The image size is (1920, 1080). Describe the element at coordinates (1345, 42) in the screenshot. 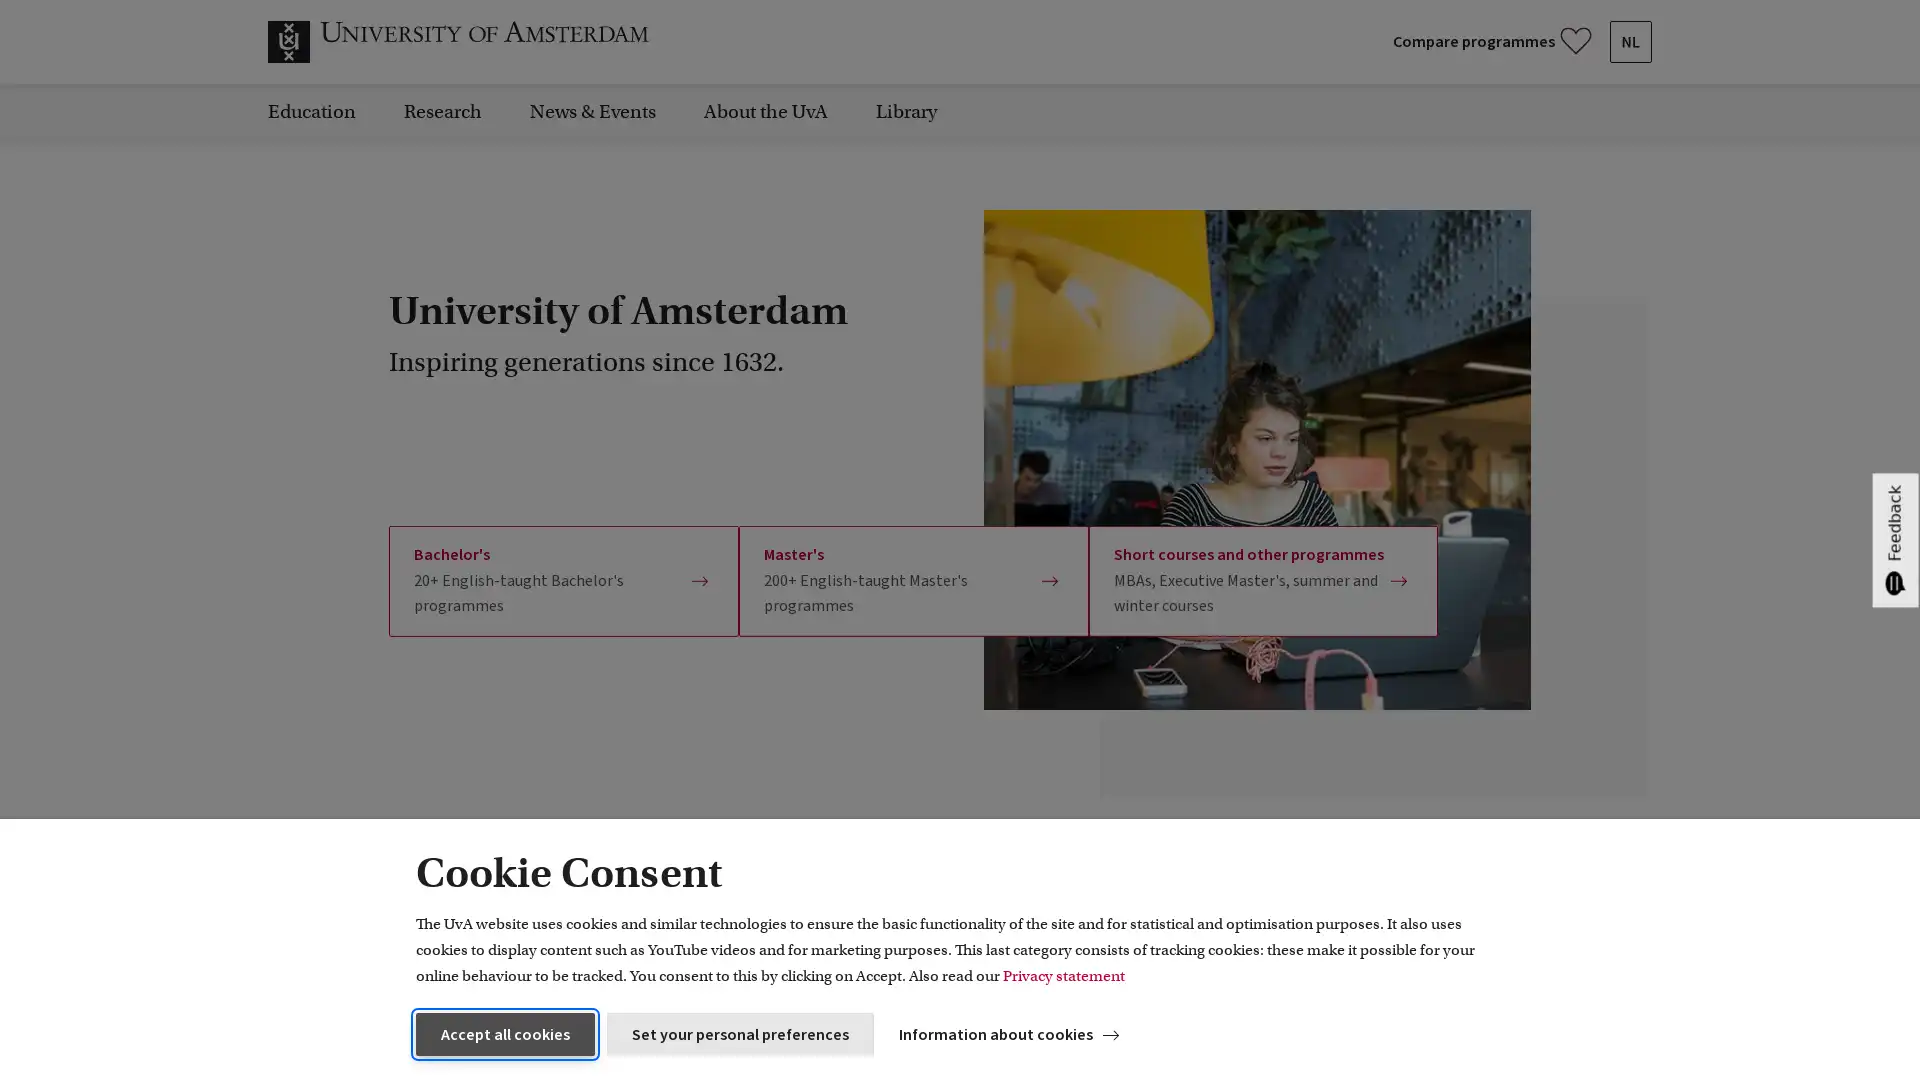

I see `Submit search` at that location.